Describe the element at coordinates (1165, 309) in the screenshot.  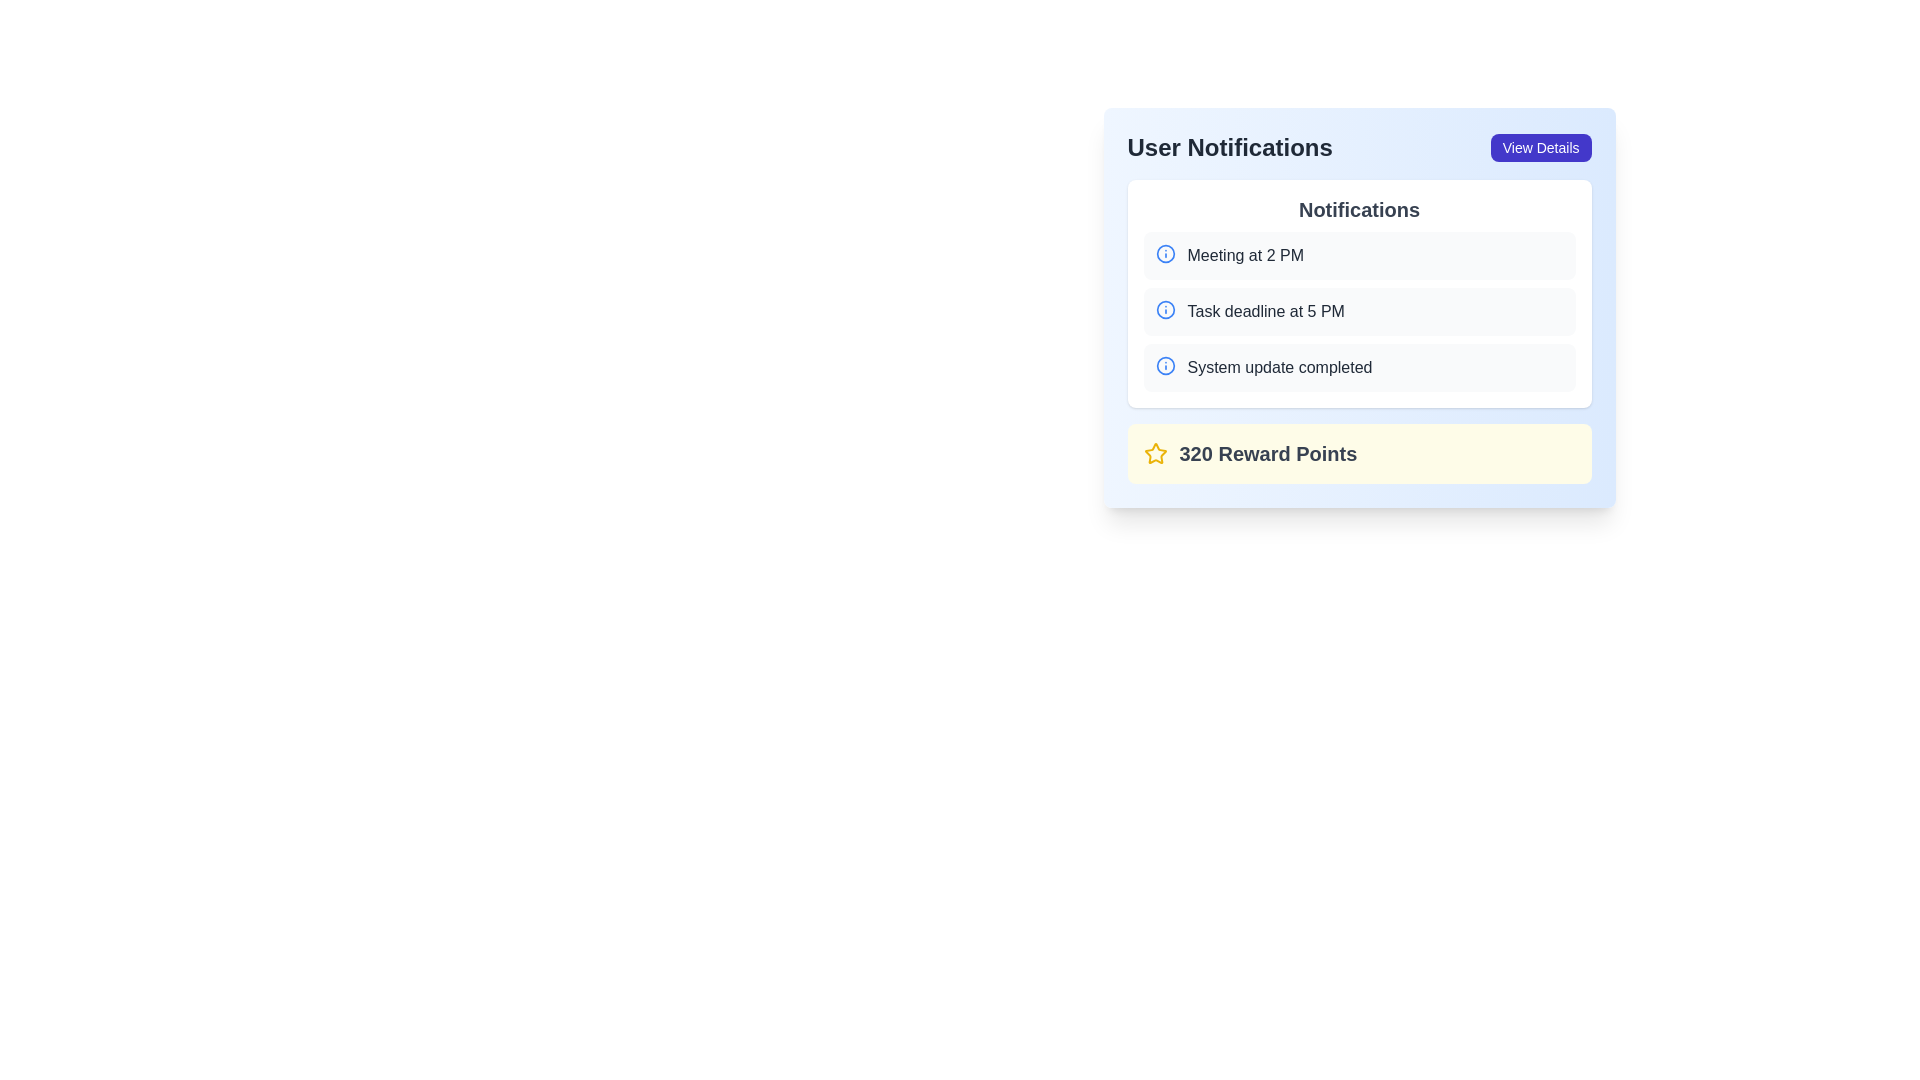
I see `the blue circular informational icon with a lowercase 'i' located to the left of the text 'Task deadline at 5 PM' in the second row of the Notifications list` at that location.